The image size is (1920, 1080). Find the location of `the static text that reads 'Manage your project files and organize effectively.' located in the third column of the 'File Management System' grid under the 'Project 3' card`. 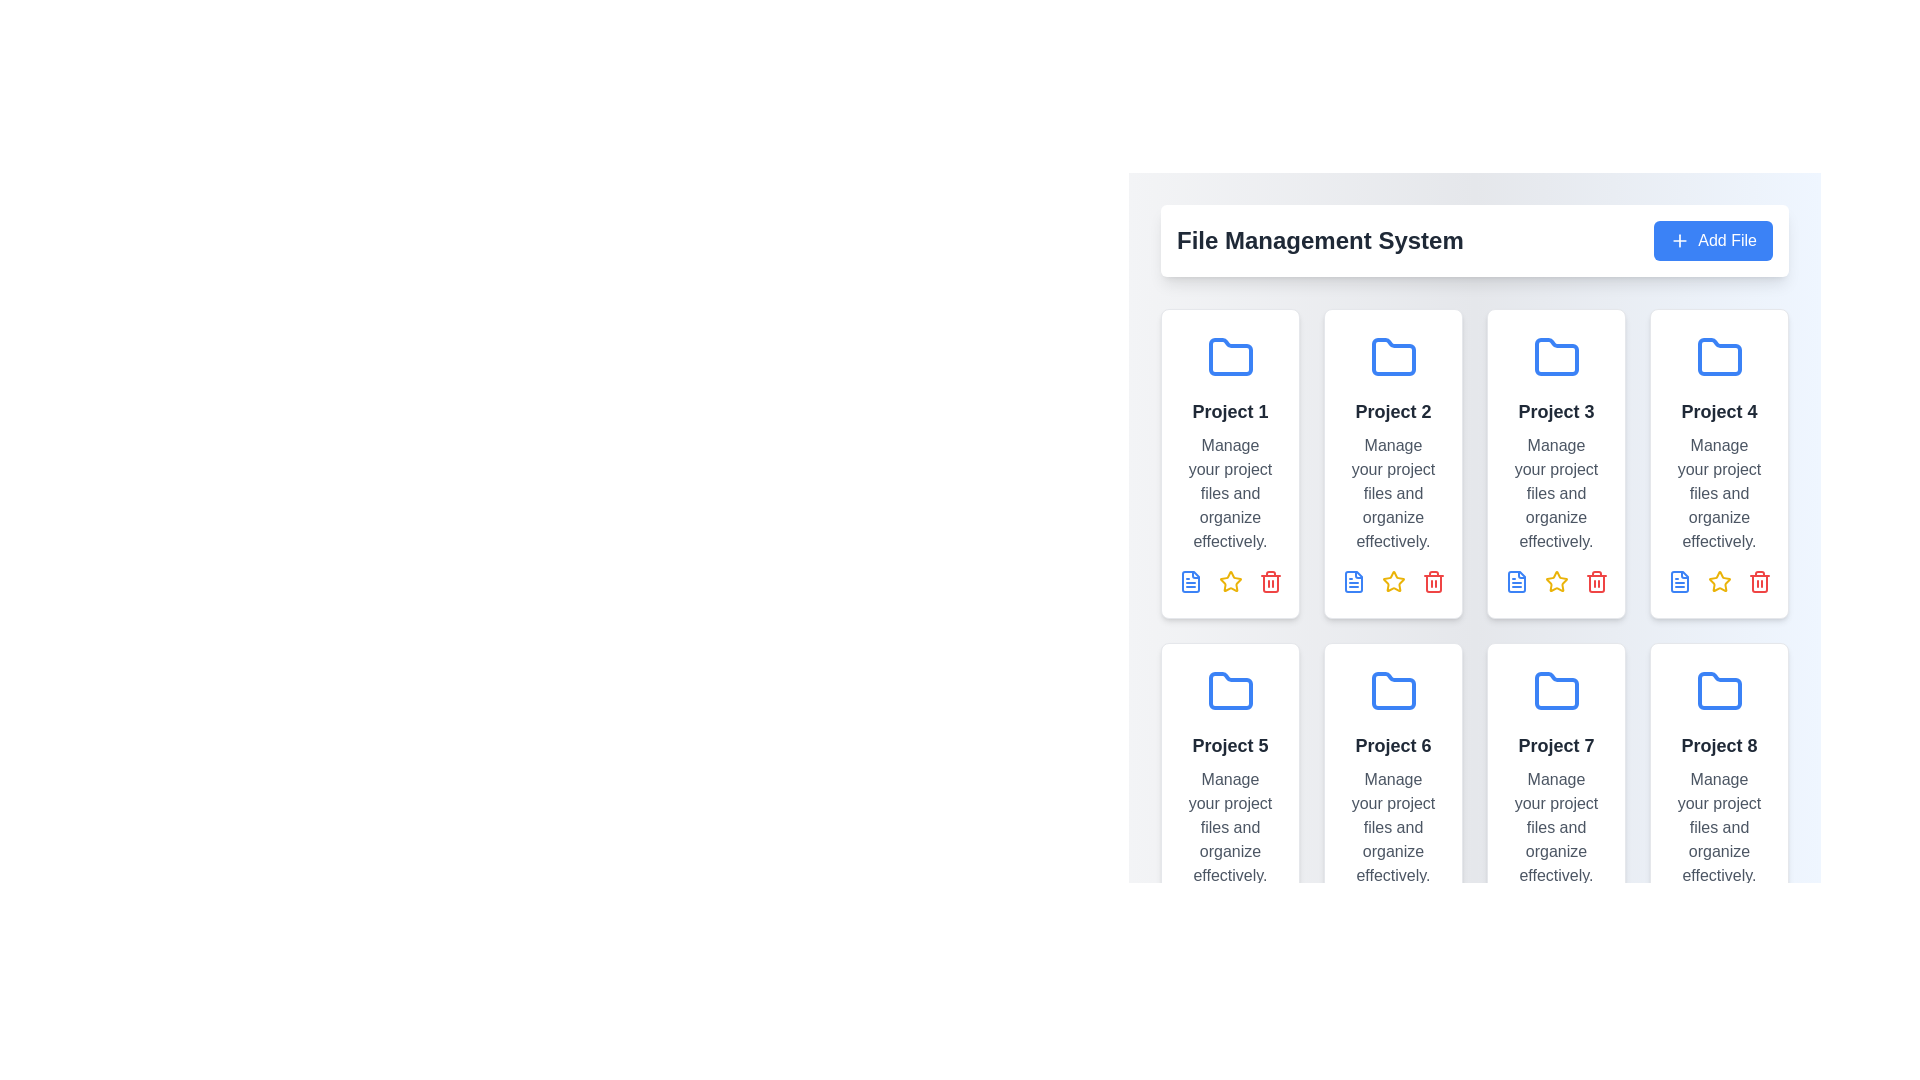

the static text that reads 'Manage your project files and organize effectively.' located in the third column of the 'File Management System' grid under the 'Project 3' card is located at coordinates (1555, 493).